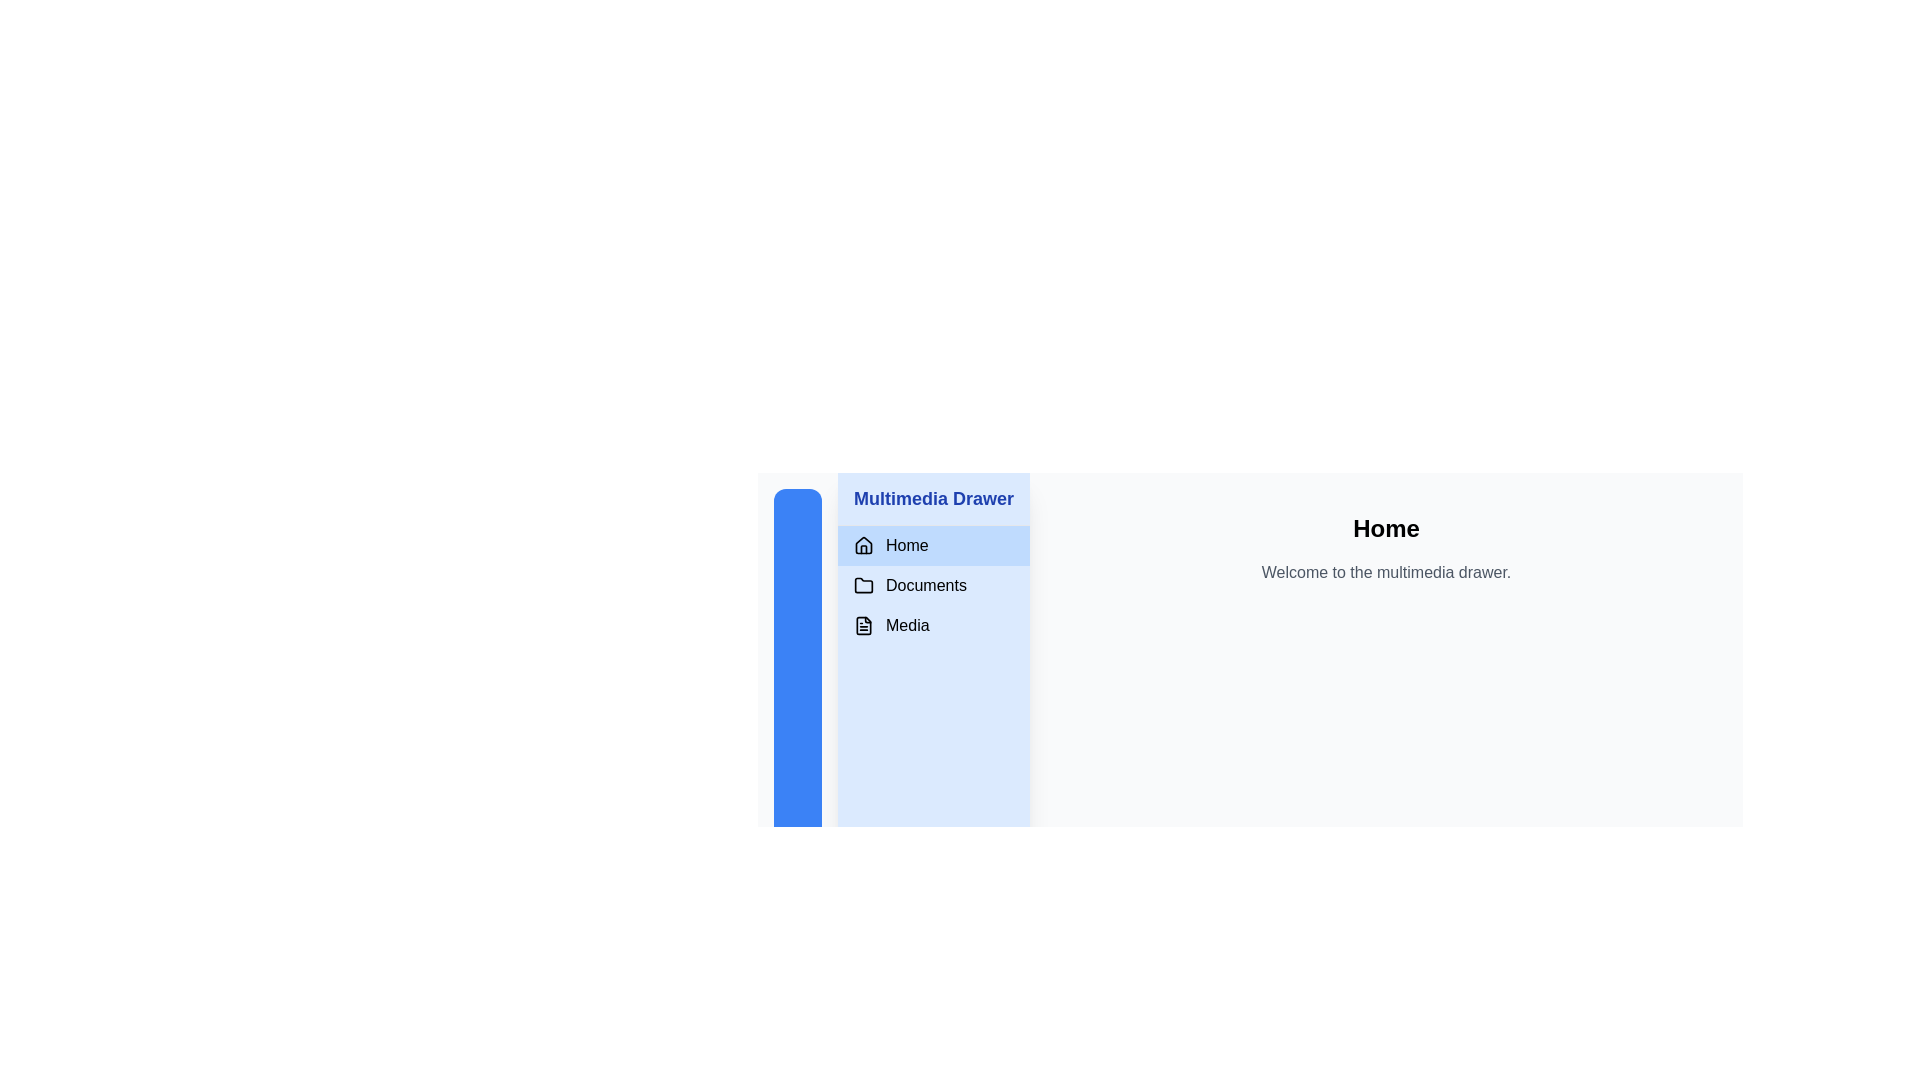 This screenshot has height=1080, width=1920. Describe the element at coordinates (933, 498) in the screenshot. I see `the 'Multimedia Drawer' static text header, which is a bold, large dark blue title located at the top of the vertical navigation column with a light blue background` at that location.